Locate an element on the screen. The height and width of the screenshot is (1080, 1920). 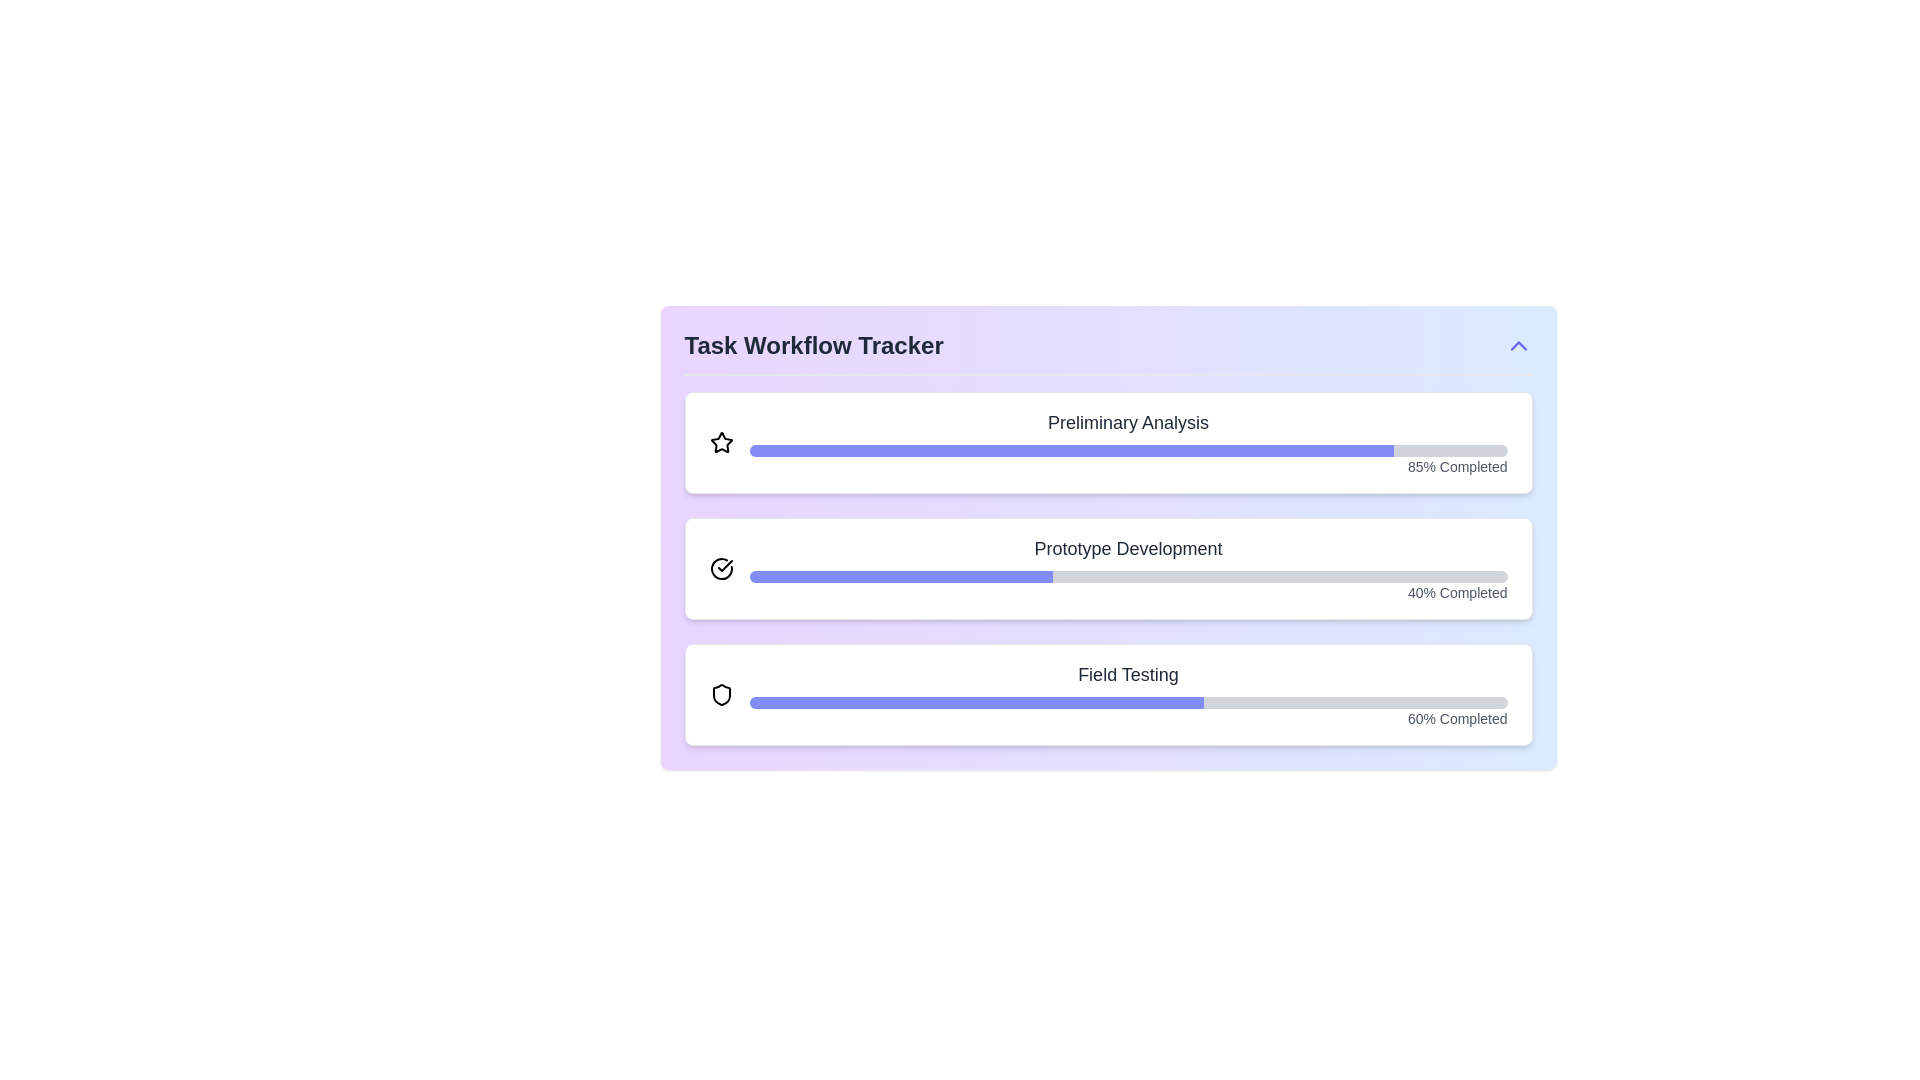
the blue rectangular progress bar fill representing 60% completion in the 'Field Testing' task indicator is located at coordinates (976, 701).